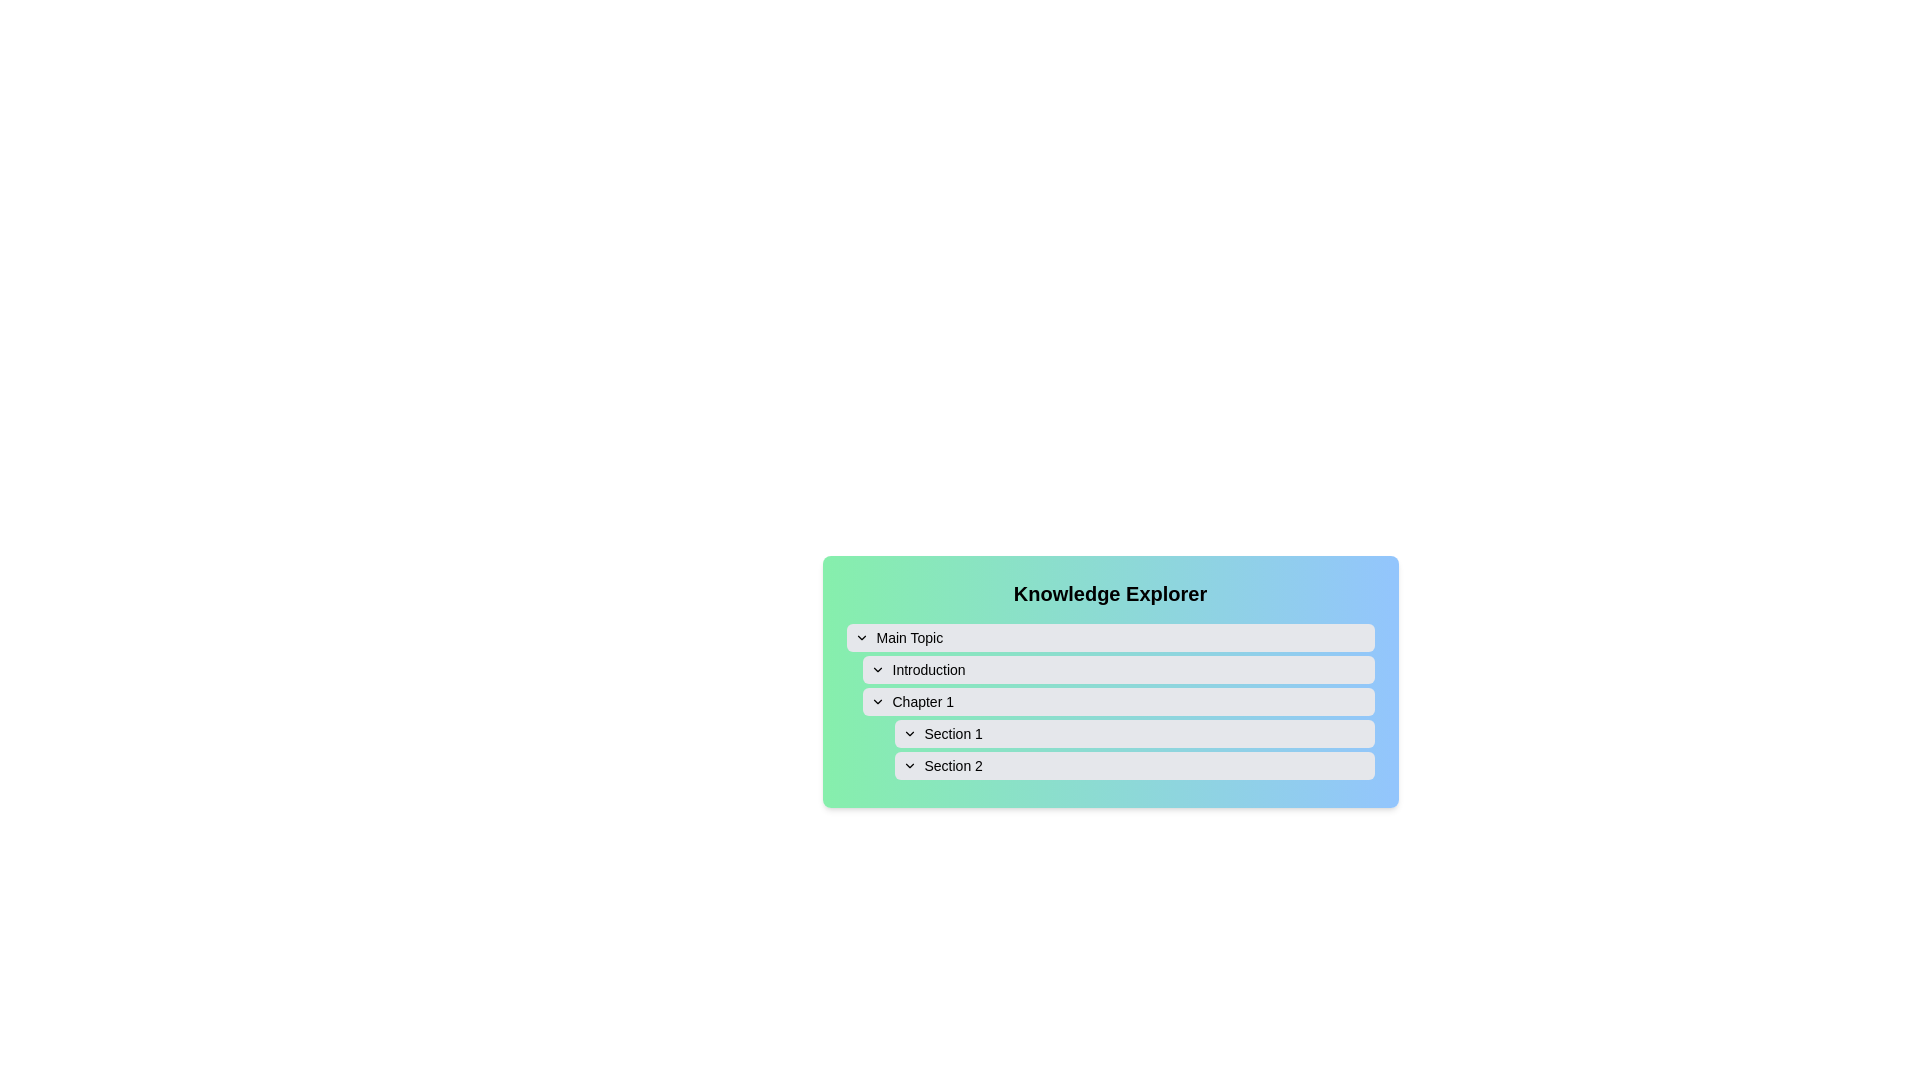 The width and height of the screenshot is (1920, 1080). I want to click on the toggle button labeled 'Chapter 1', so click(1117, 701).